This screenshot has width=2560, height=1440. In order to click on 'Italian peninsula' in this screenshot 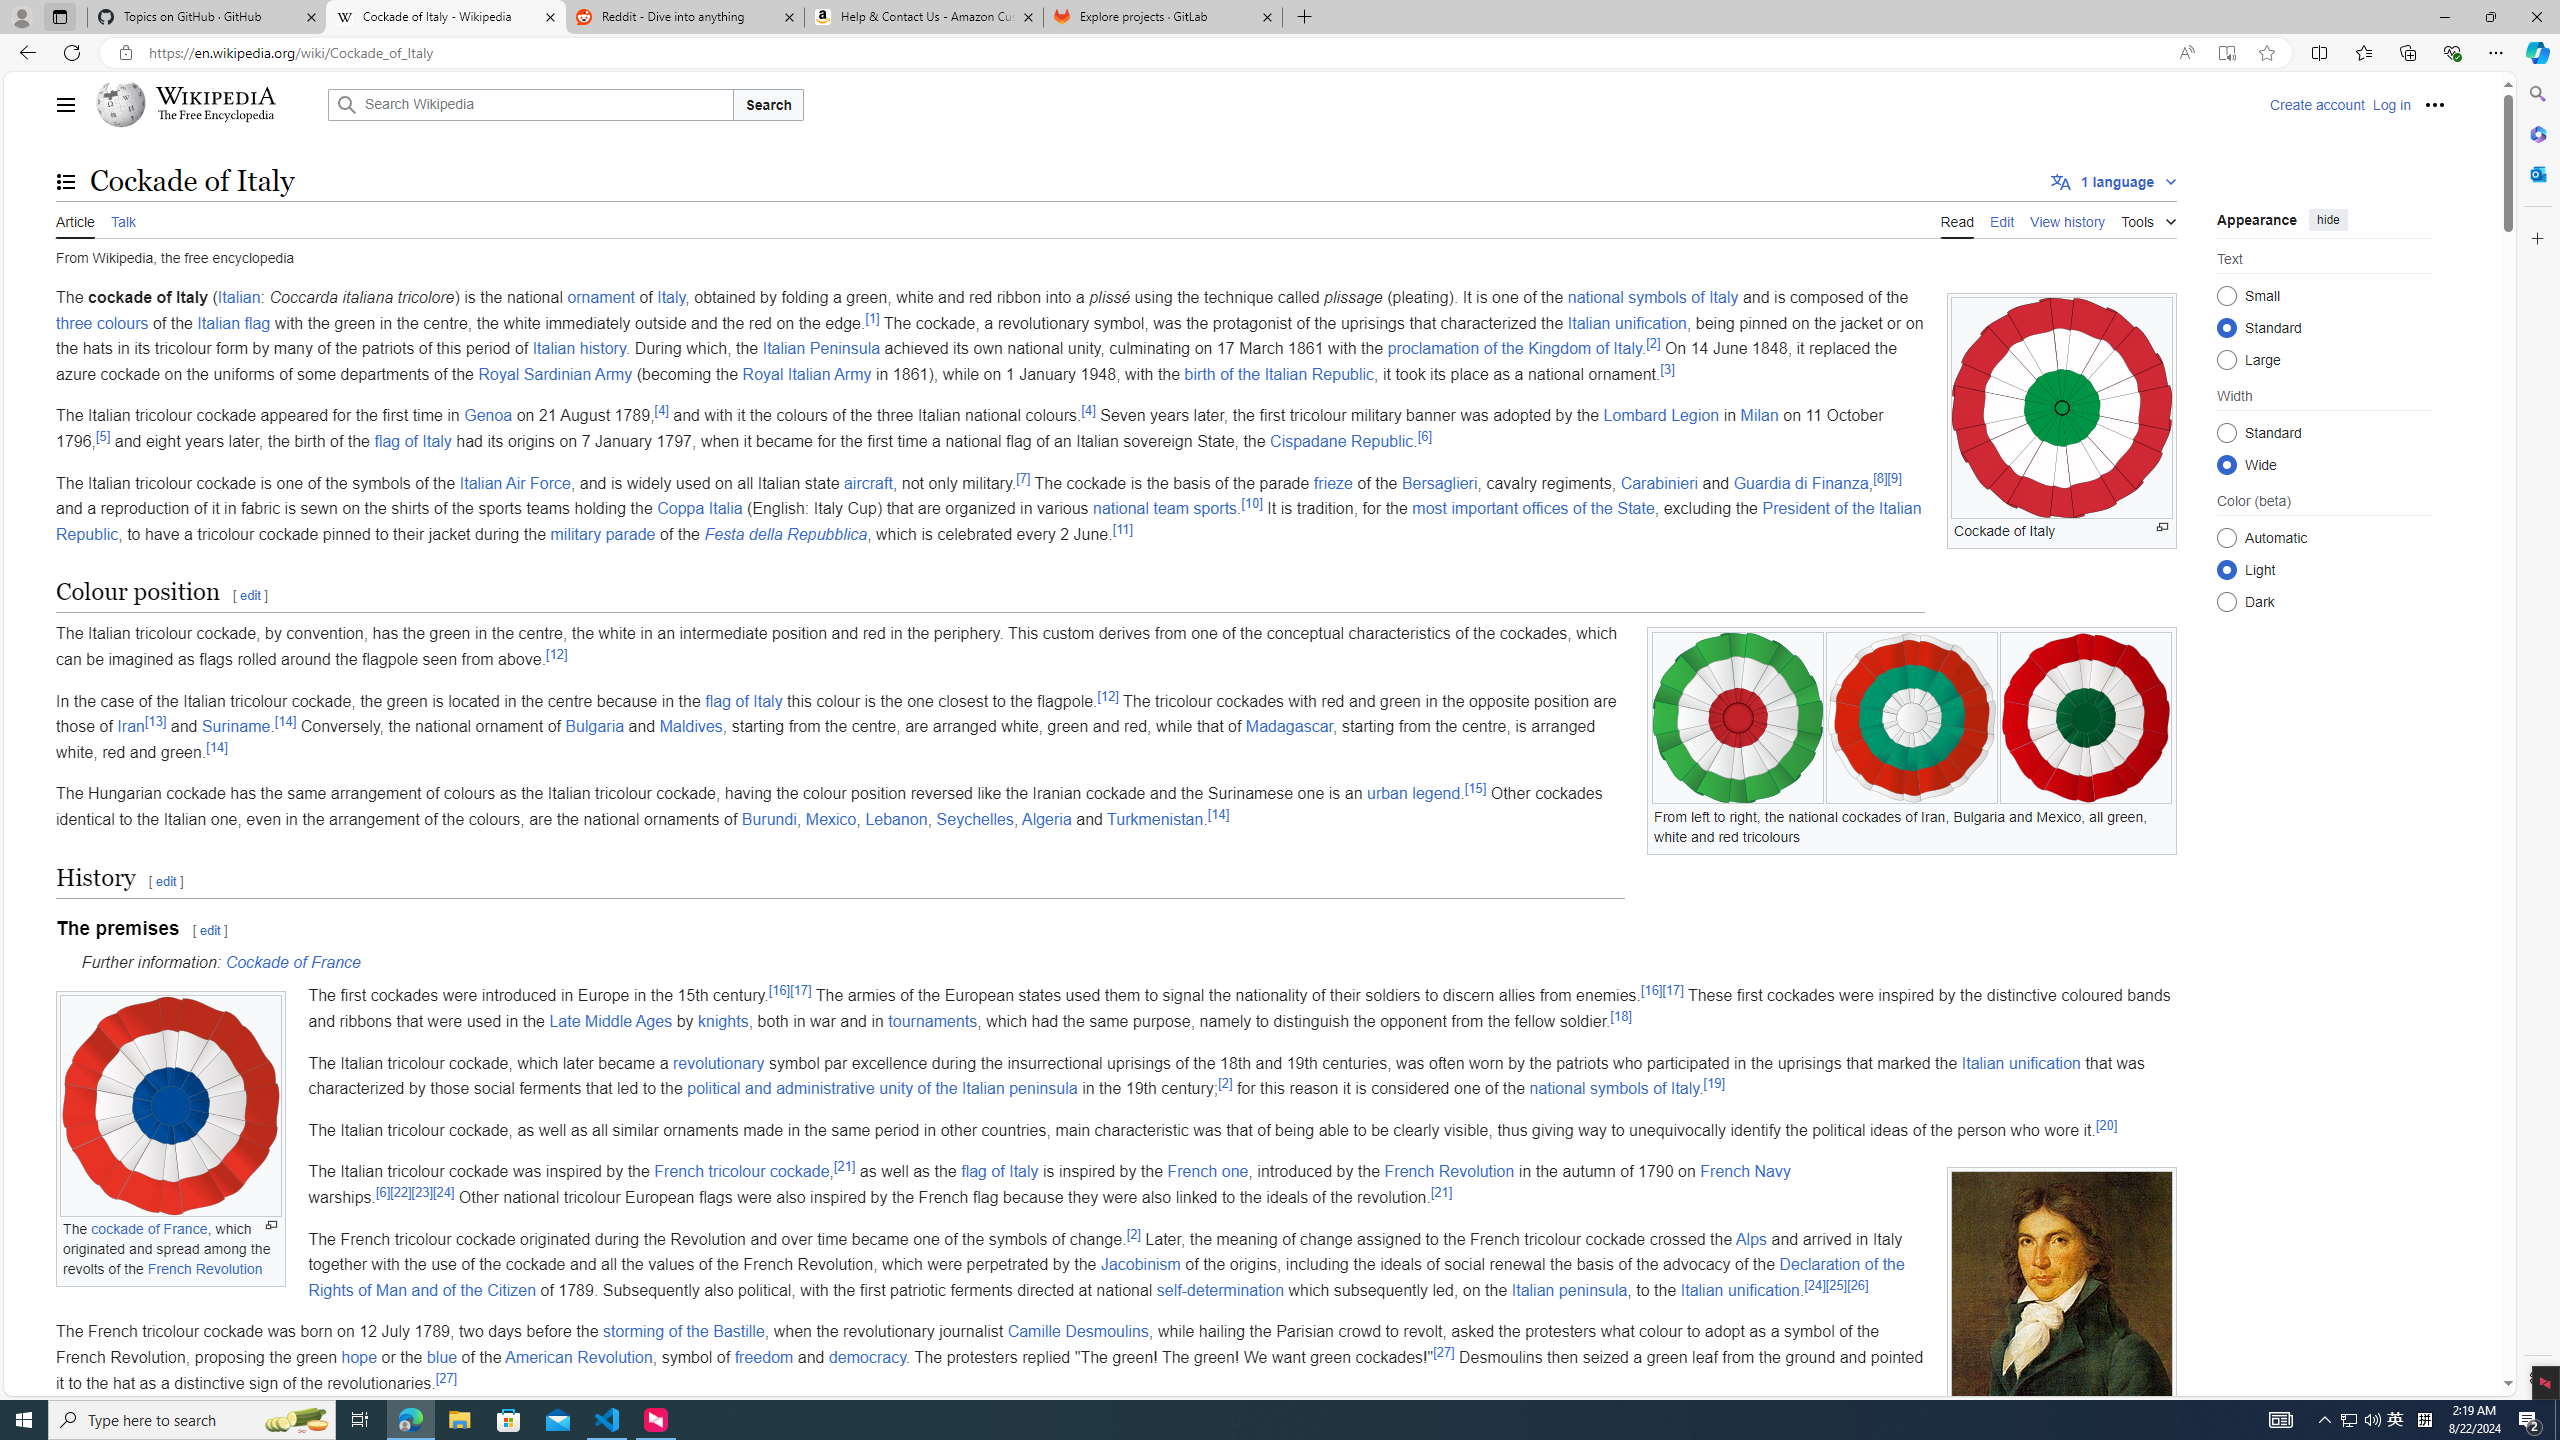, I will do `click(1569, 1290)`.